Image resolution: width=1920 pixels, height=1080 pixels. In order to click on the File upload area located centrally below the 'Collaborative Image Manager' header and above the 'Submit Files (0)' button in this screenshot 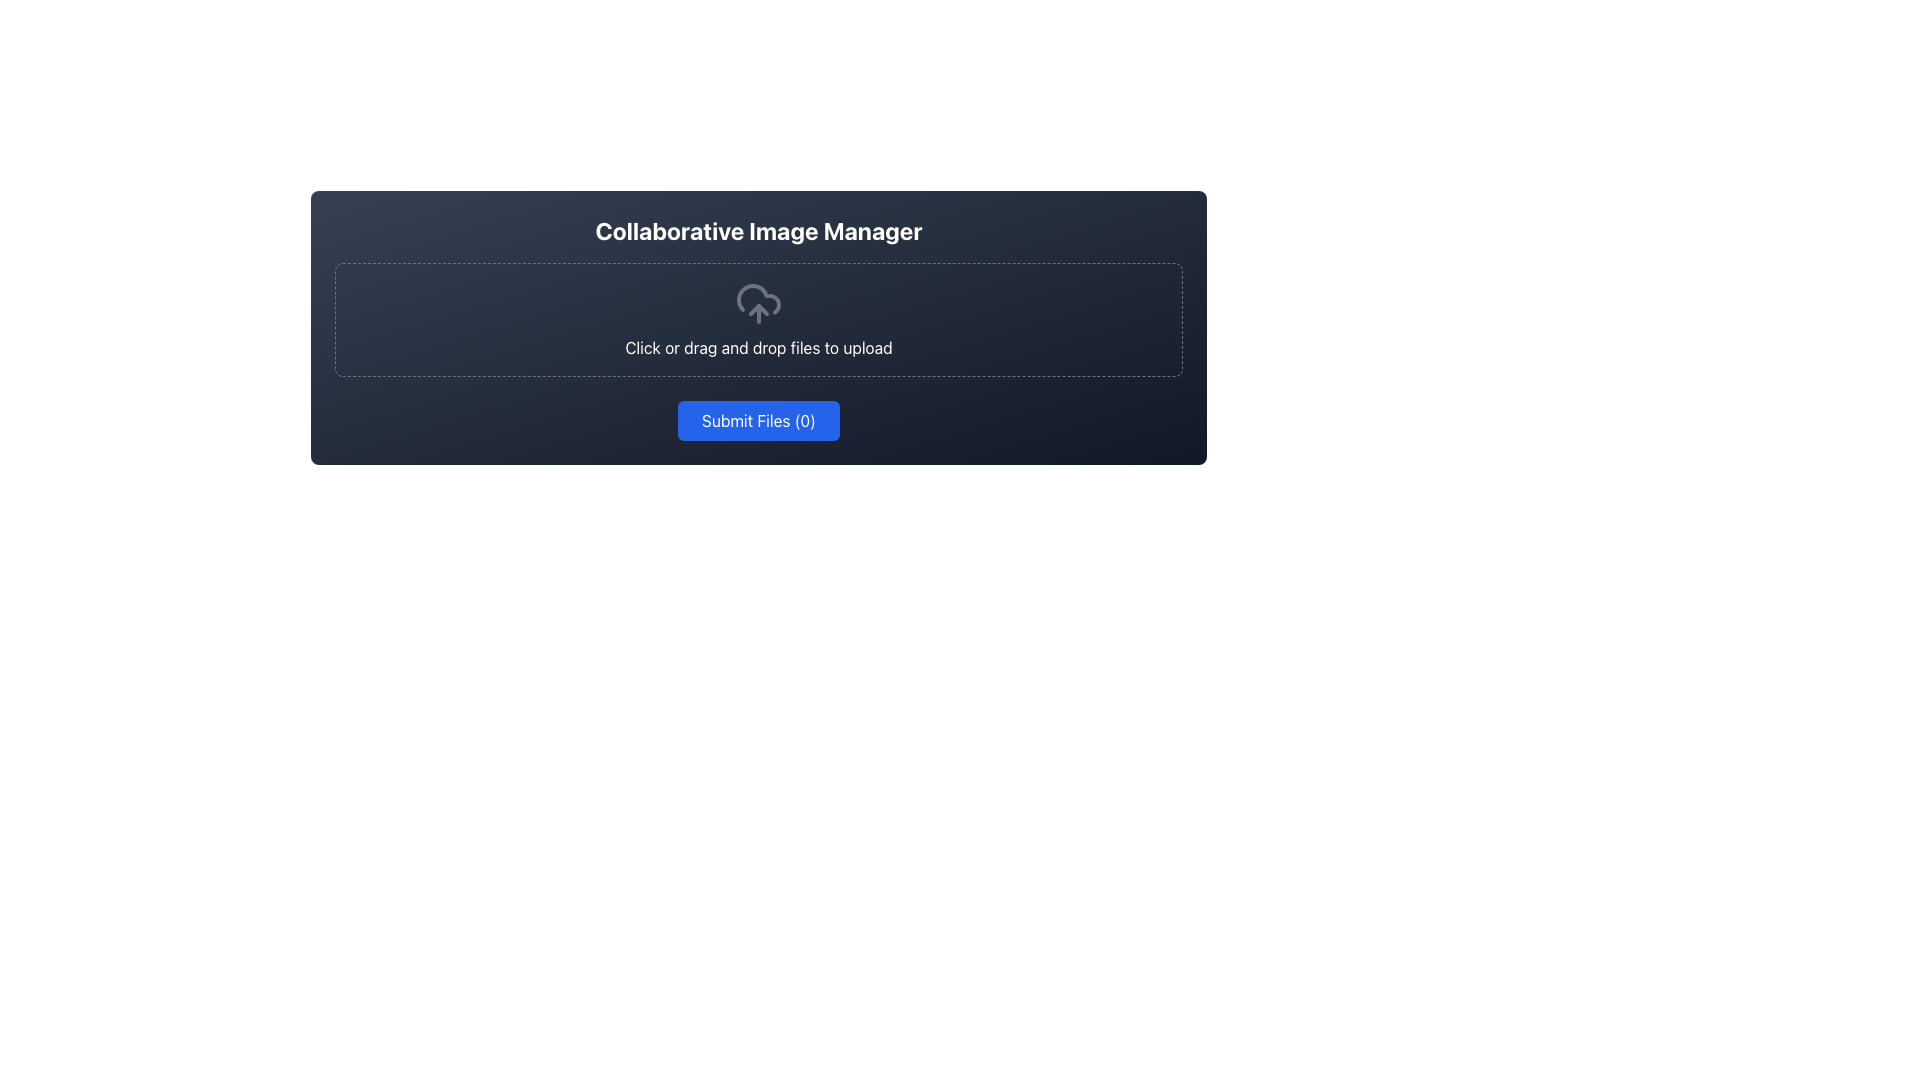, I will do `click(757, 317)`.